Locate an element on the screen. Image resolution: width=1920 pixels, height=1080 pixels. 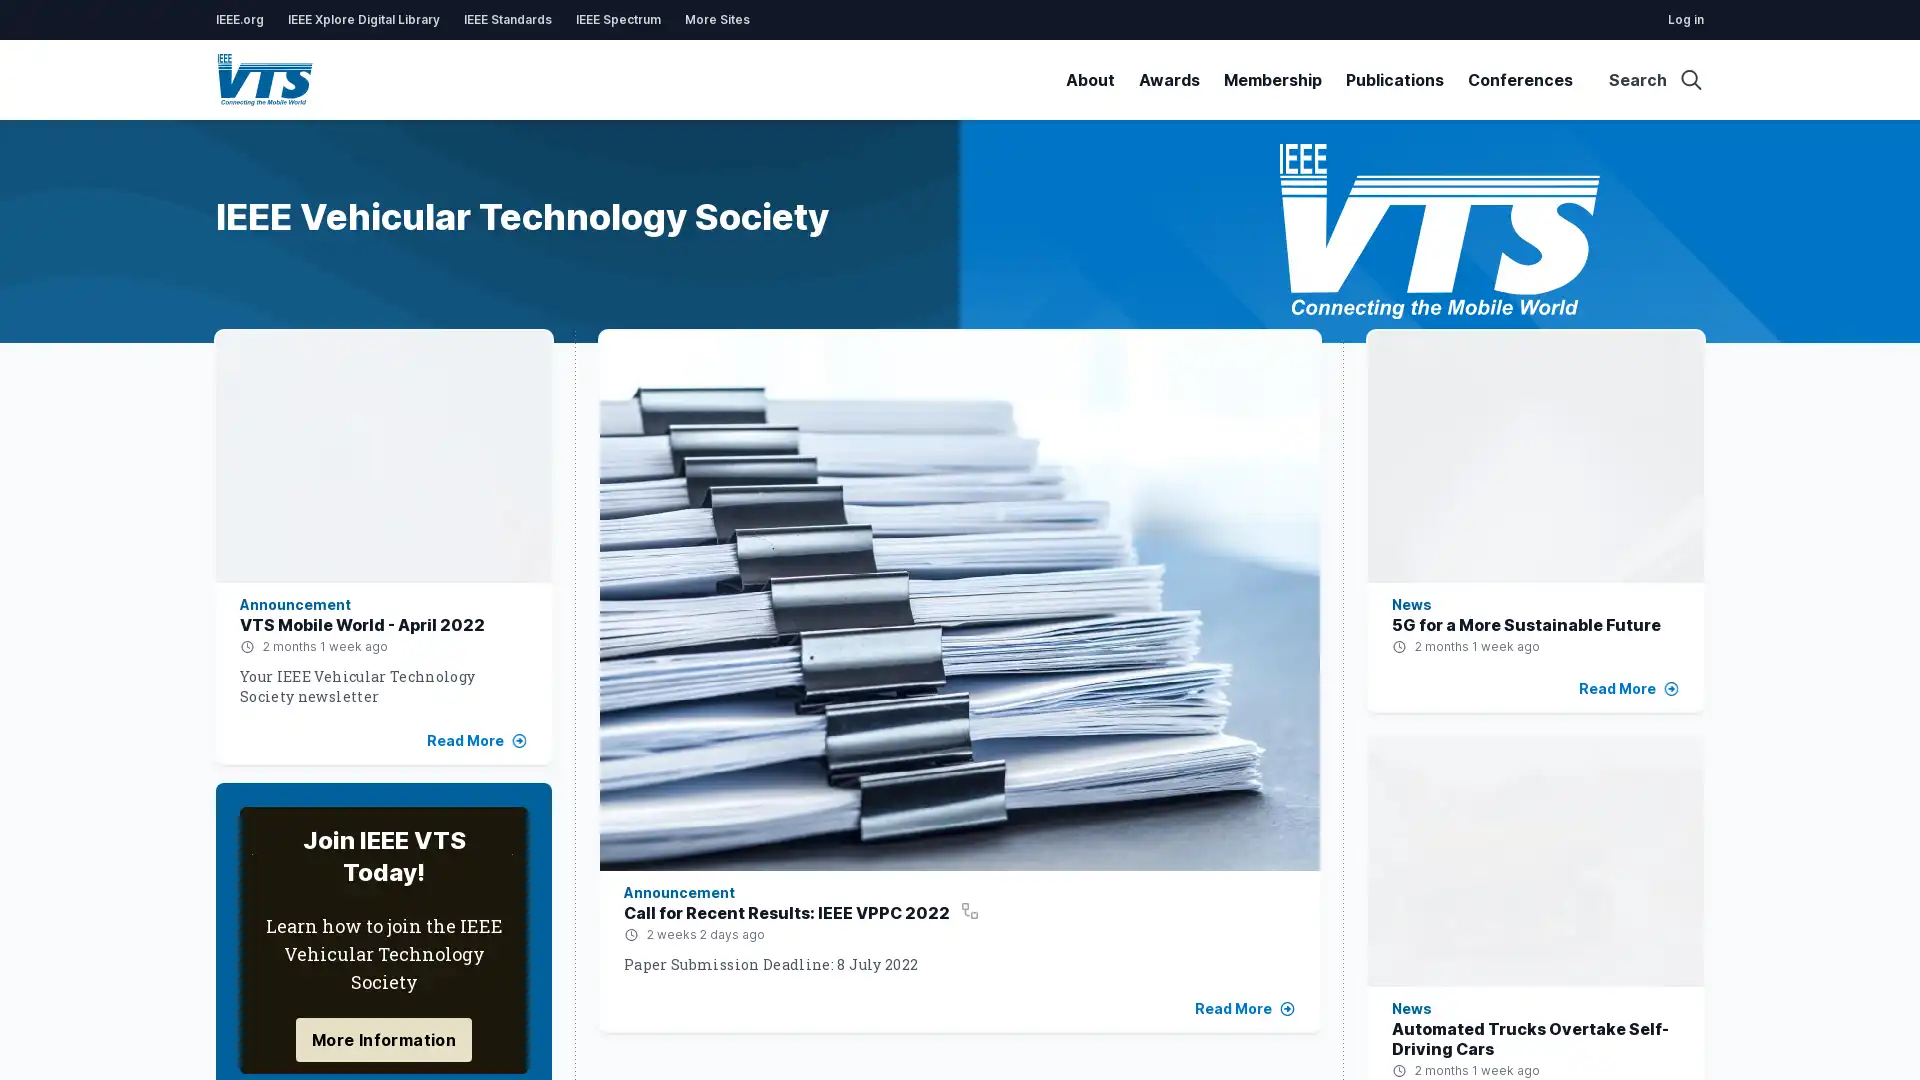
Search is located at coordinates (1656, 79).